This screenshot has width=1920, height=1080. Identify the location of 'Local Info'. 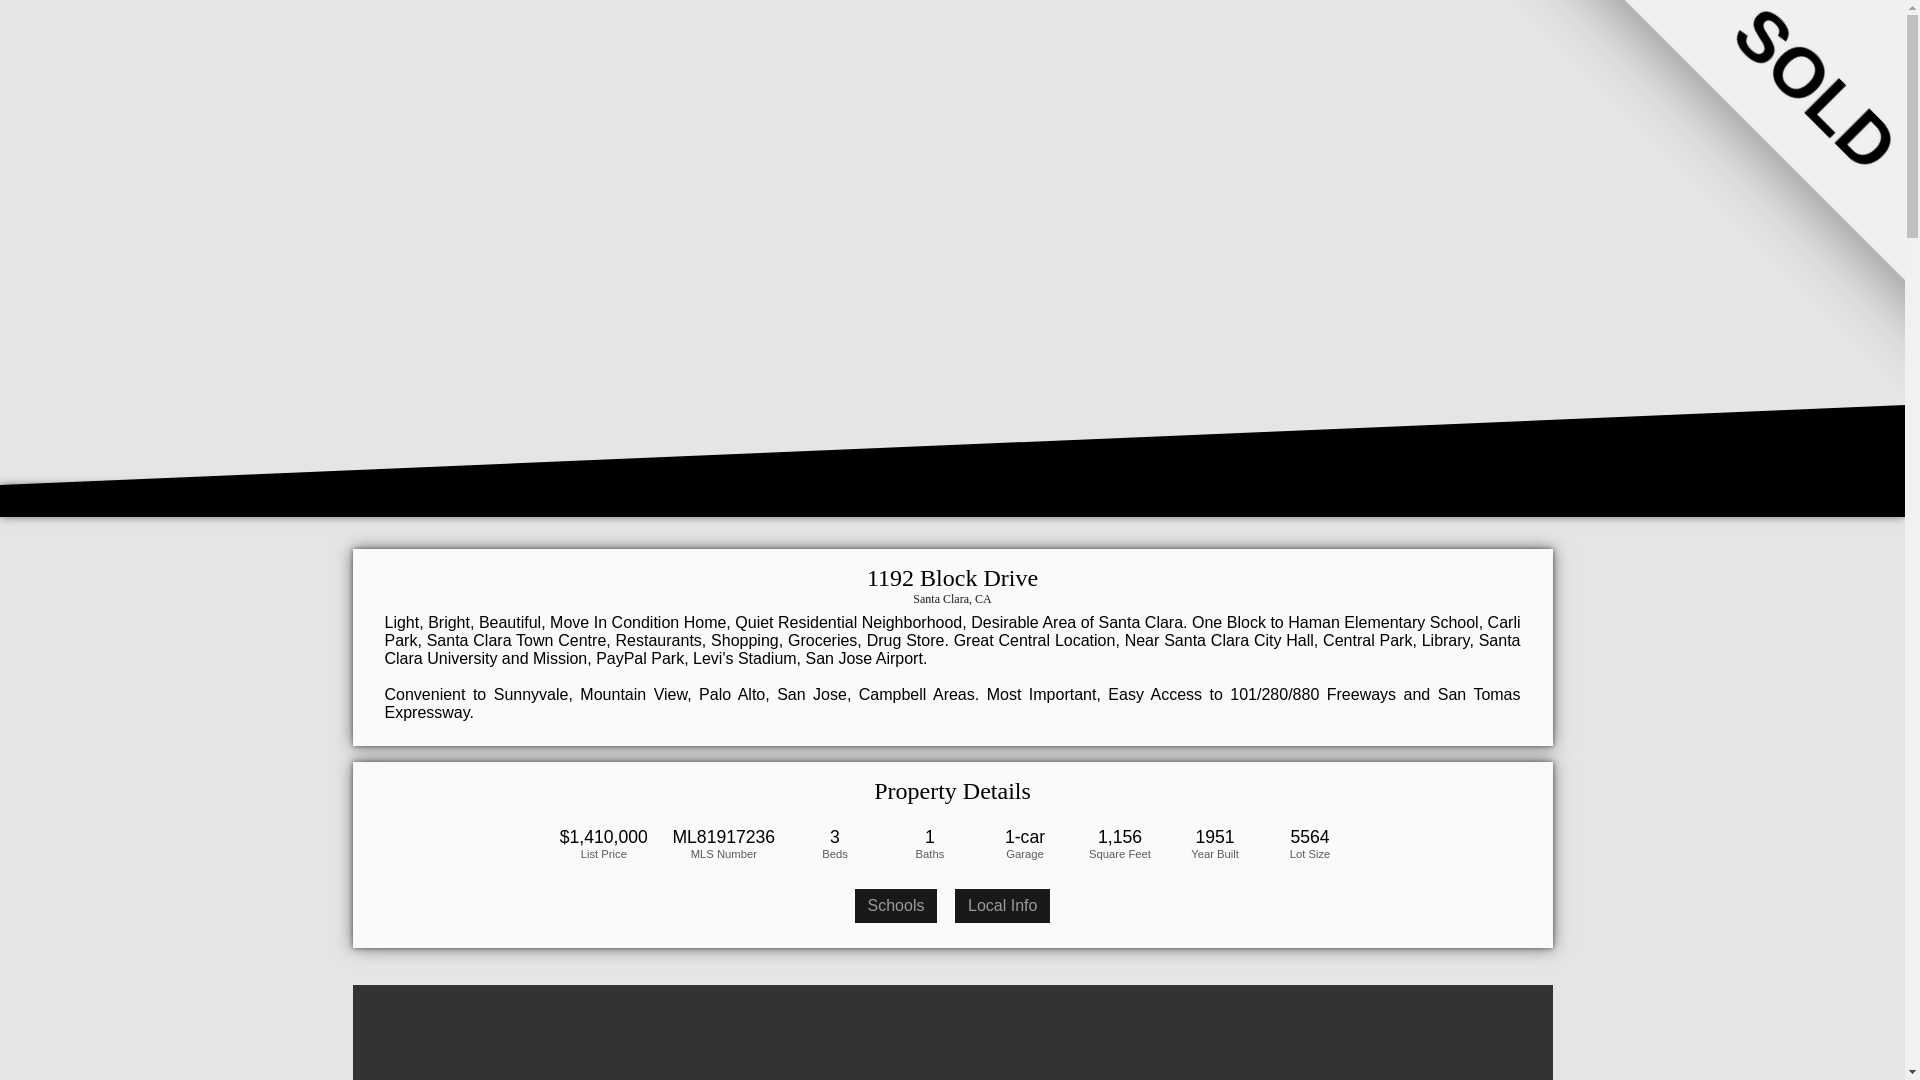
(1002, 906).